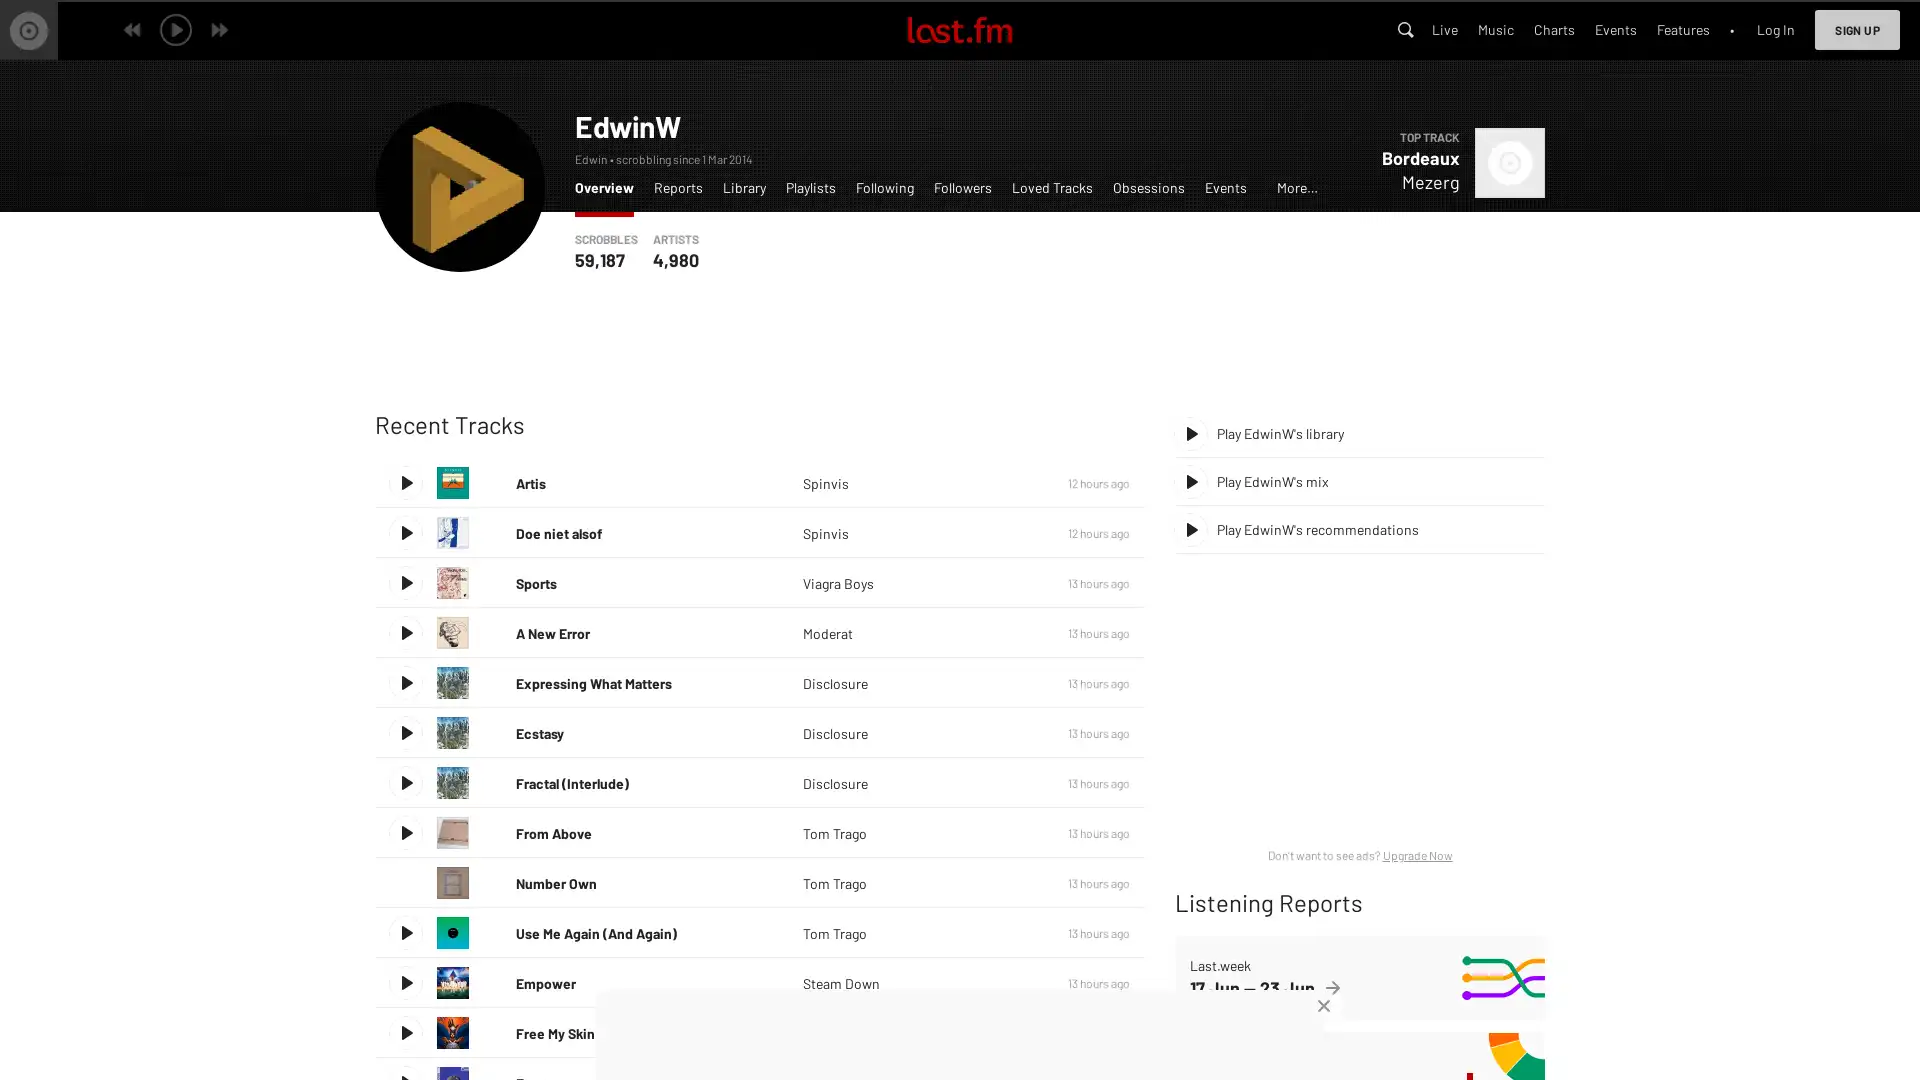  What do you see at coordinates (1008, 933) in the screenshot?
I see `Buy` at bounding box center [1008, 933].